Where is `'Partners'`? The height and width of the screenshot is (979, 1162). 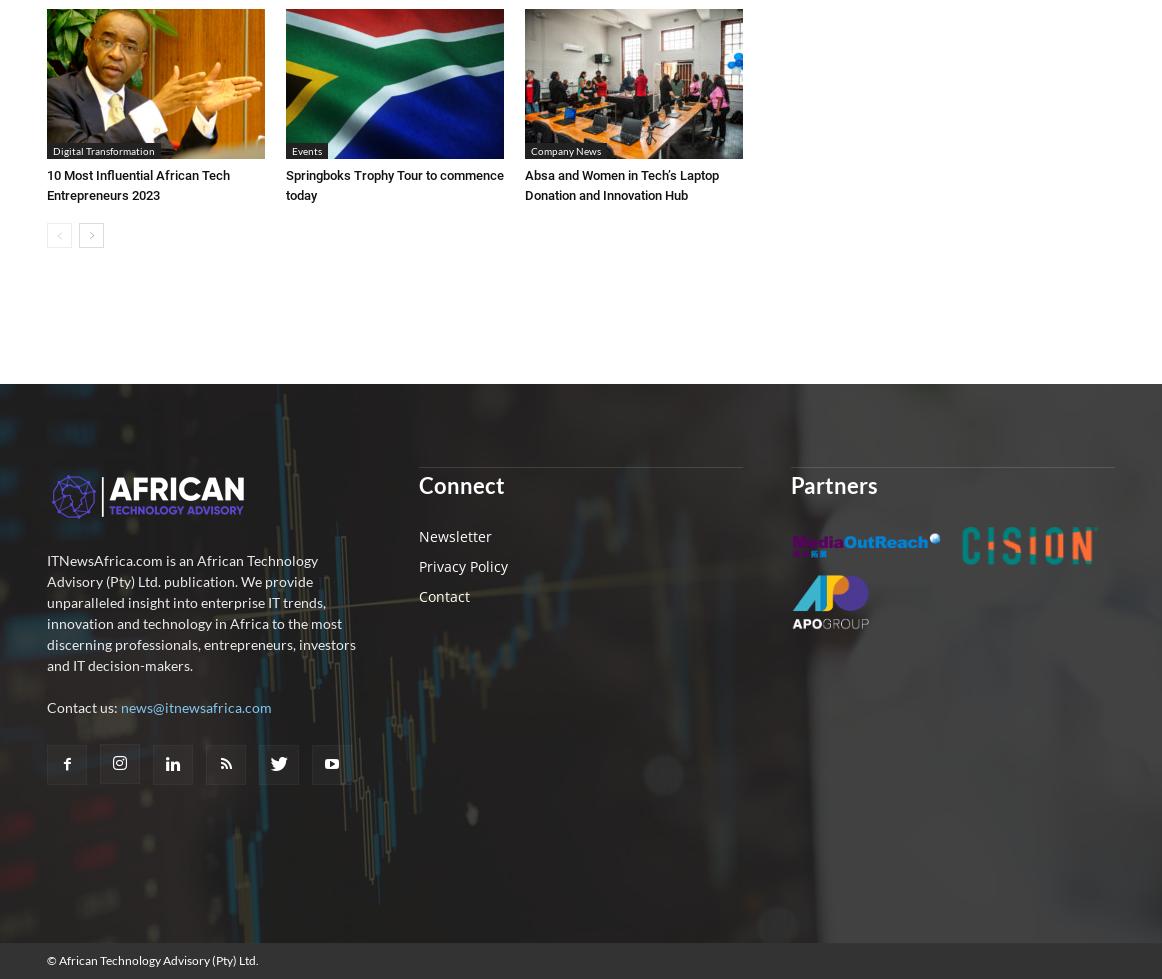 'Partners' is located at coordinates (789, 484).